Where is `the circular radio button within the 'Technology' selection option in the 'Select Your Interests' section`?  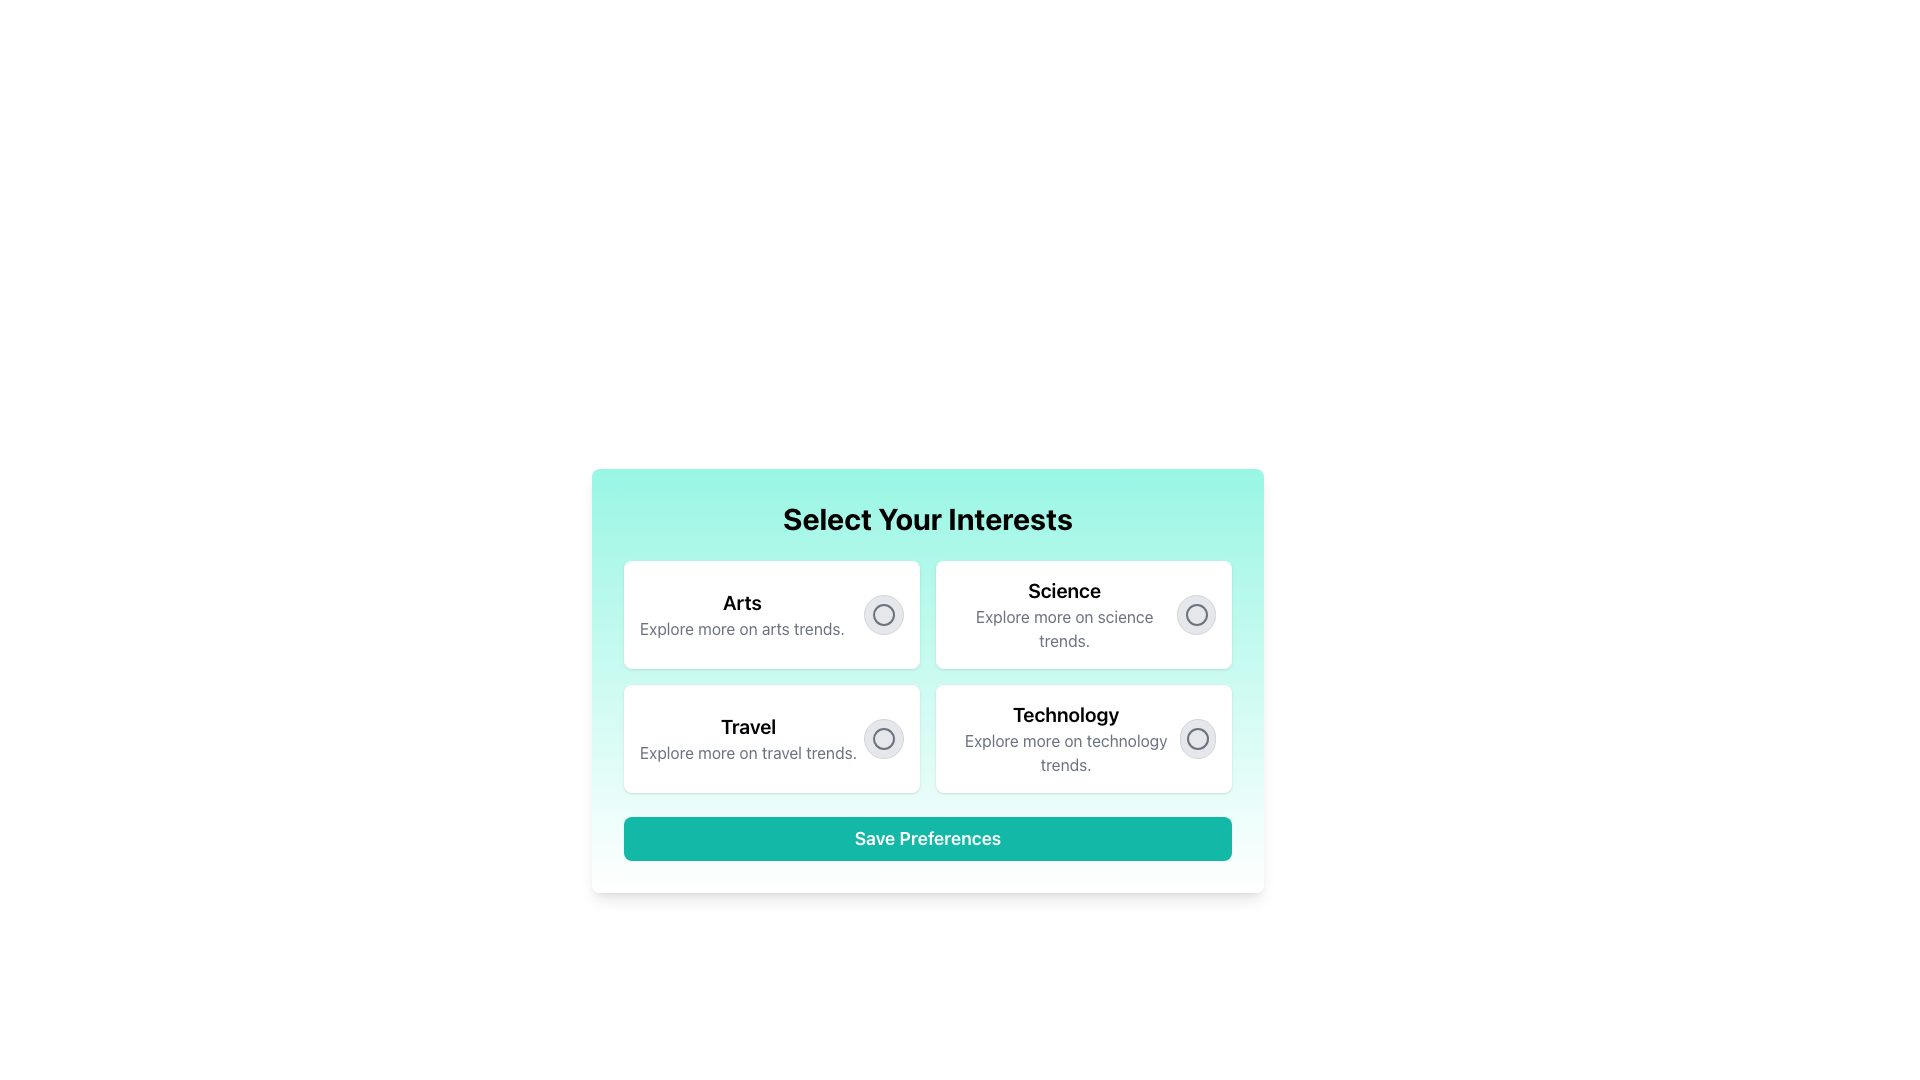 the circular radio button within the 'Technology' selection option in the 'Select Your Interests' section is located at coordinates (1198, 739).